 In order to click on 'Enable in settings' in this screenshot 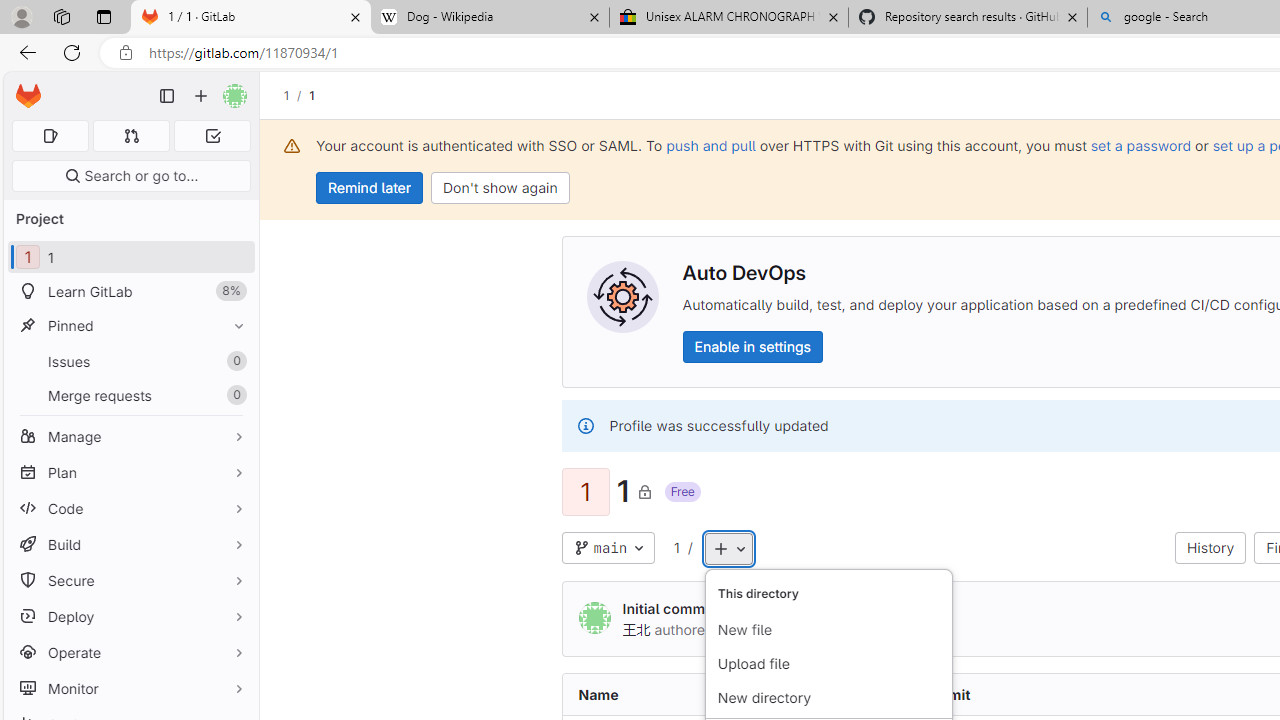, I will do `click(751, 346)`.